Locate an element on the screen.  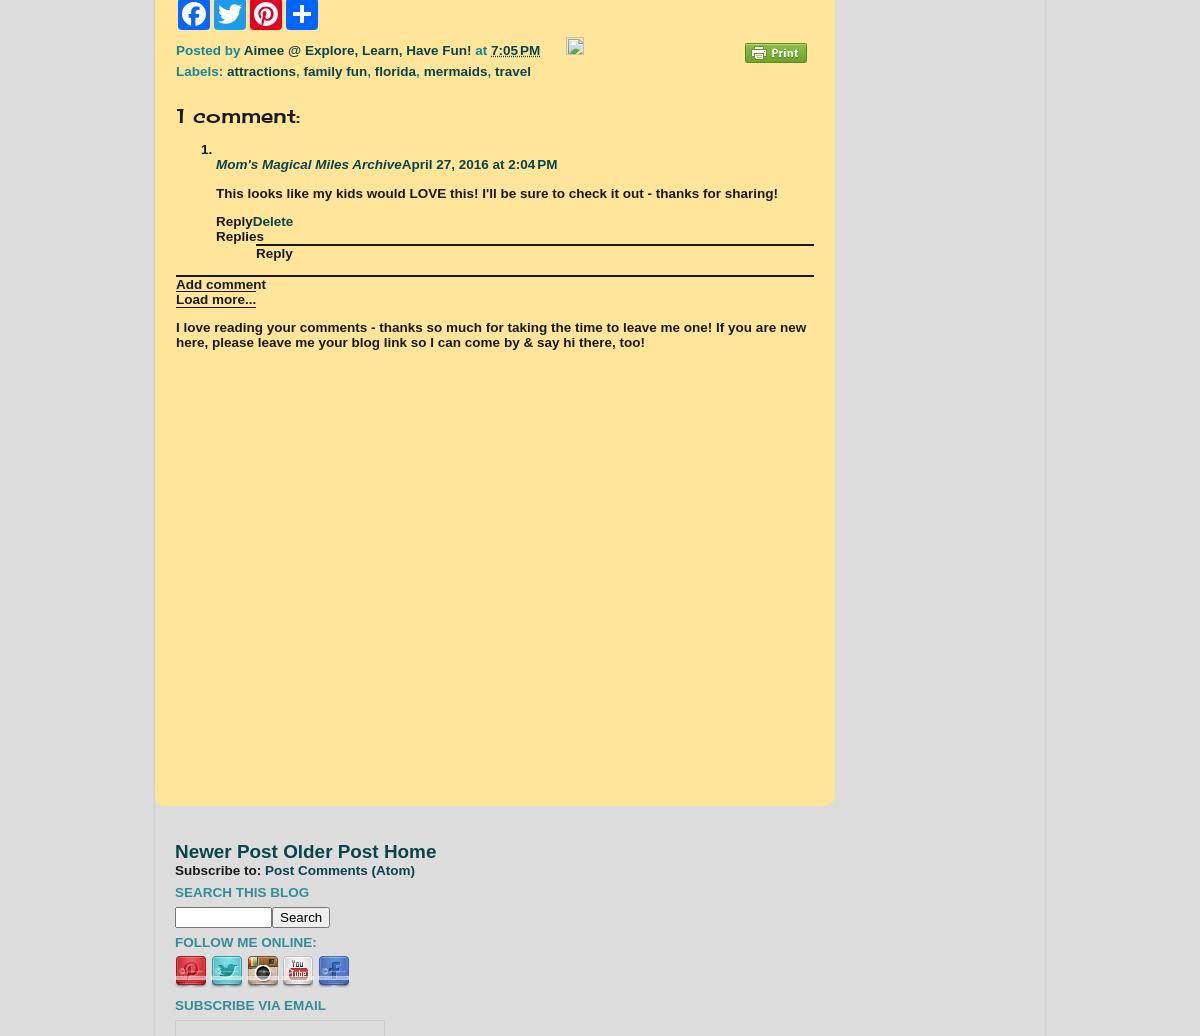
'at' is located at coordinates (482, 49).